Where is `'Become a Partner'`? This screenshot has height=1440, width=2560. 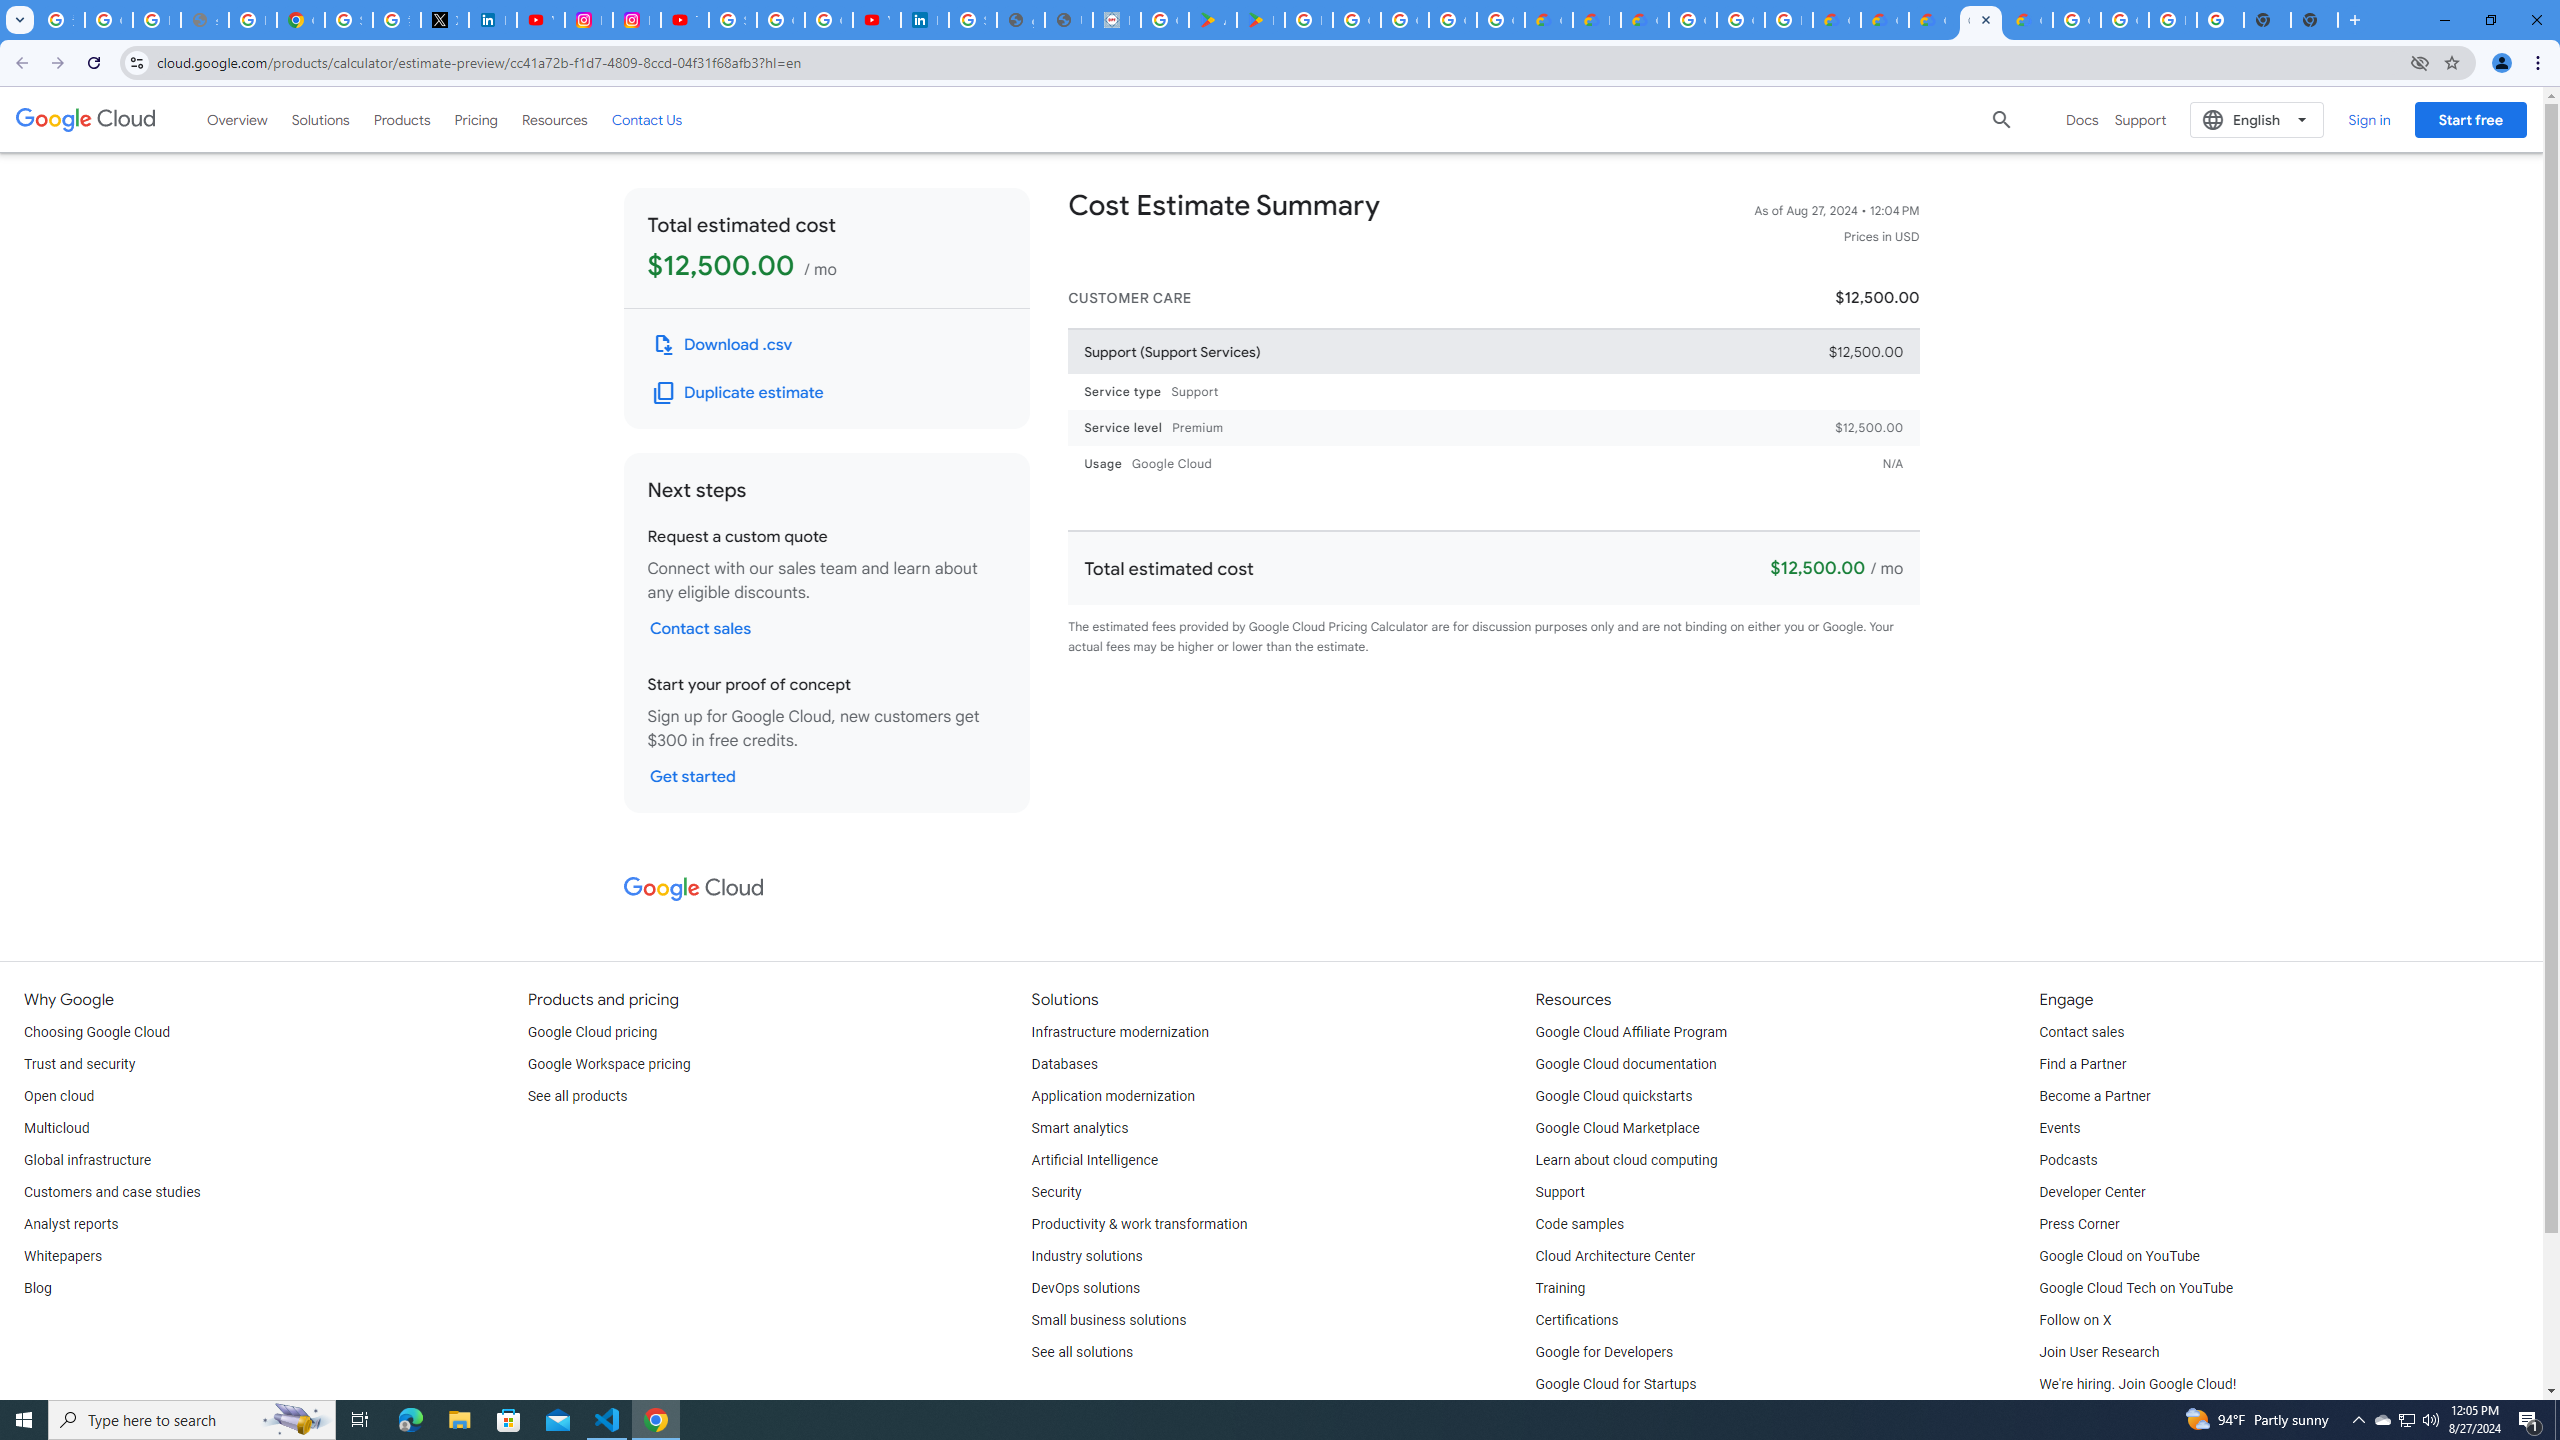 'Become a Partner' is located at coordinates (2094, 1096).